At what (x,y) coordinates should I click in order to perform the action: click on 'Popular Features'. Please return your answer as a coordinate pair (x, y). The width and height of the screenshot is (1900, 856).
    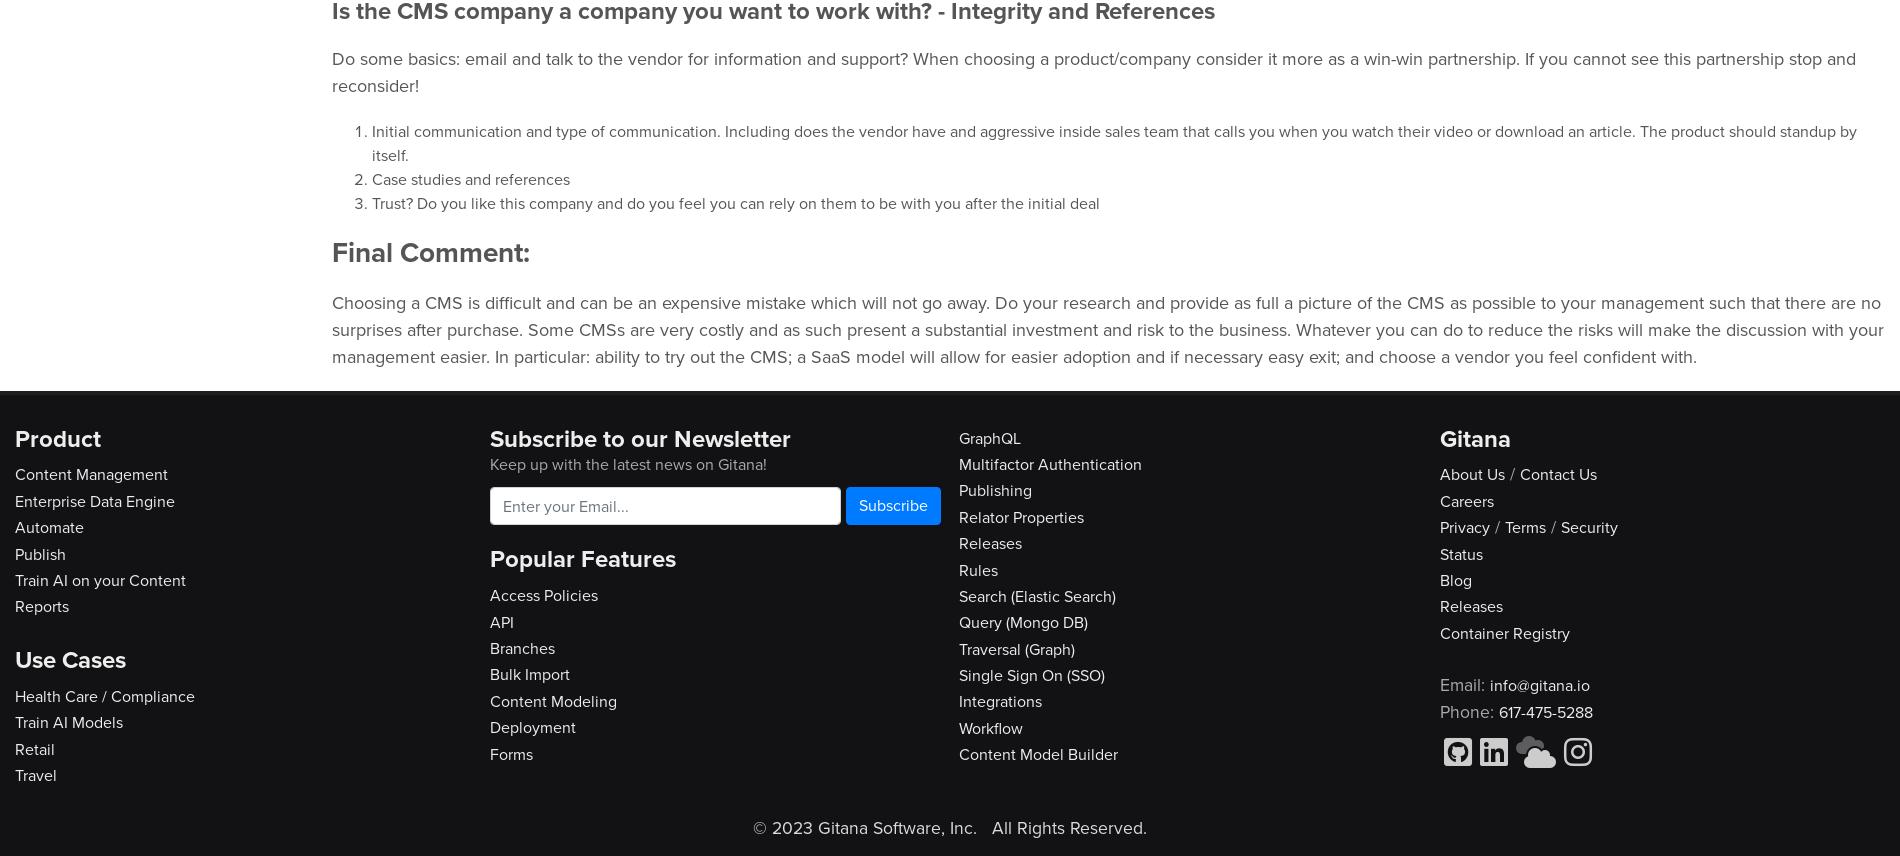
    Looking at the image, I should click on (582, 557).